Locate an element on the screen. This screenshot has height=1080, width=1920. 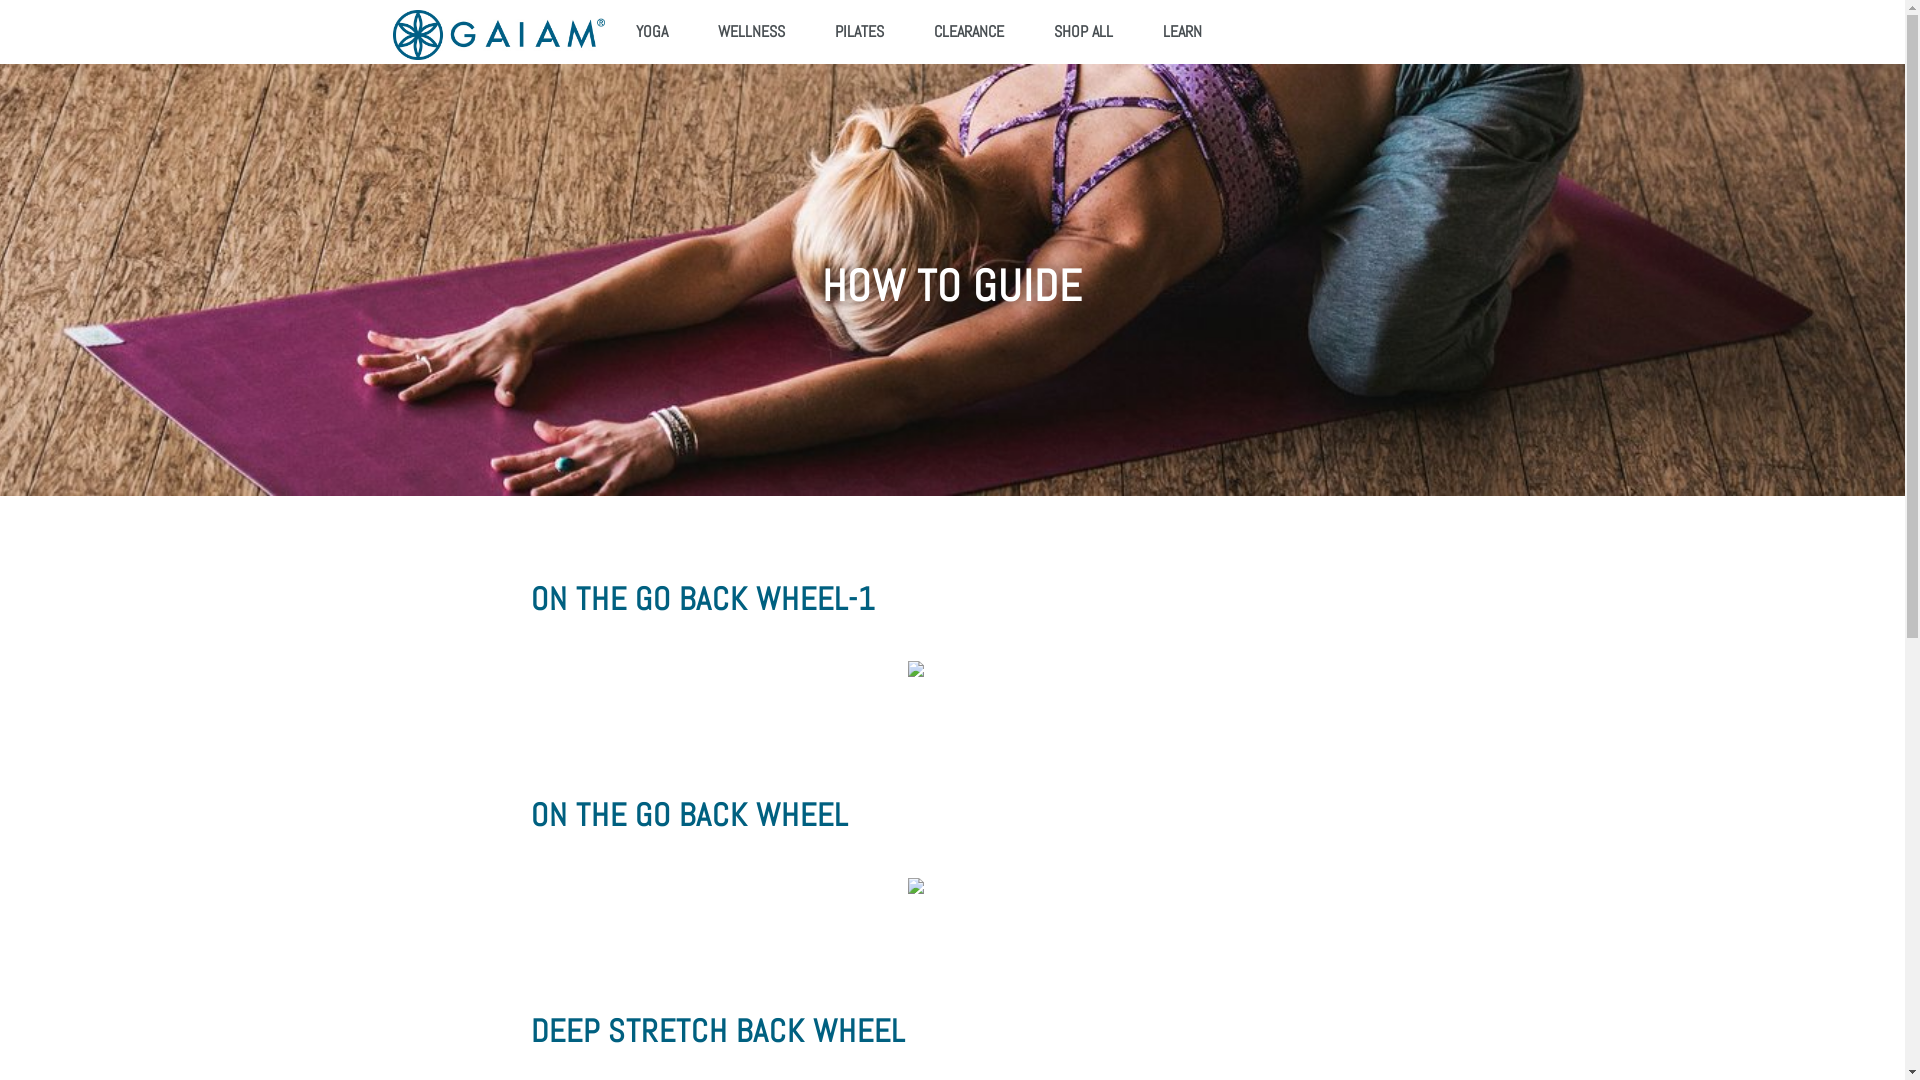
'LEARN' is located at coordinates (1182, 32).